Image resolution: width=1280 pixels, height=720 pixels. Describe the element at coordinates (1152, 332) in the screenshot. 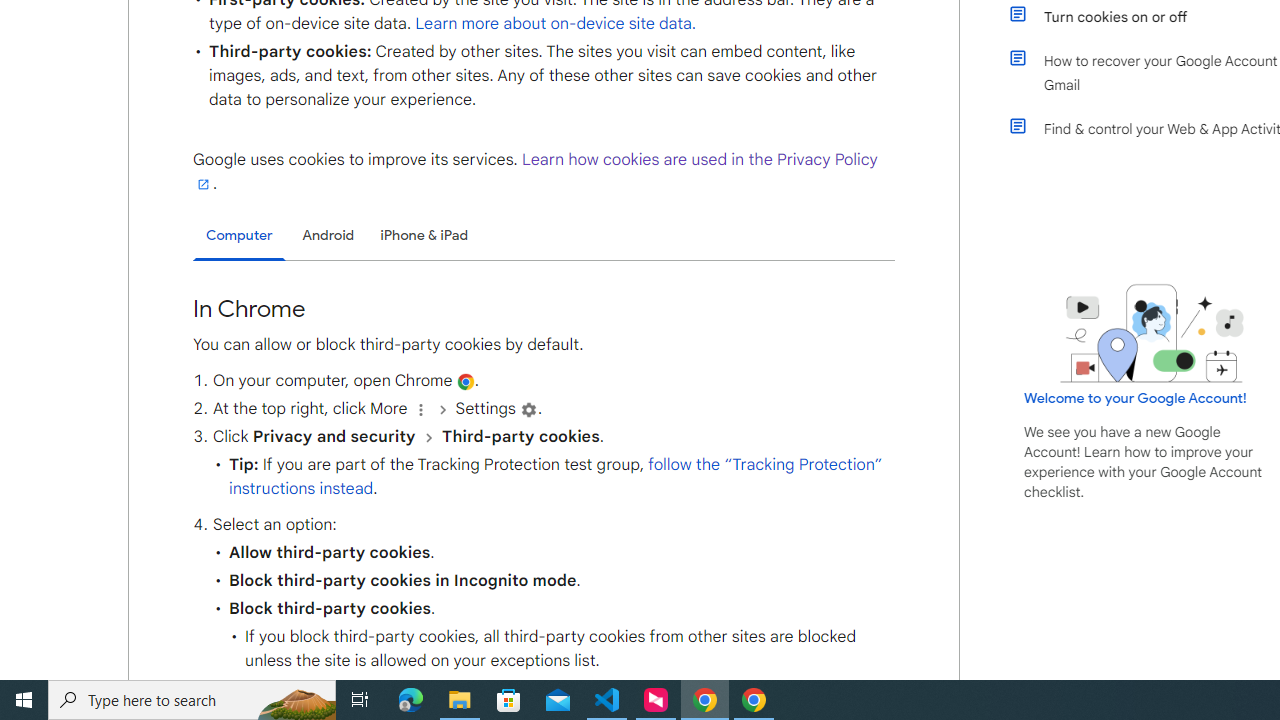

I see `'Learning Center home page image'` at that location.